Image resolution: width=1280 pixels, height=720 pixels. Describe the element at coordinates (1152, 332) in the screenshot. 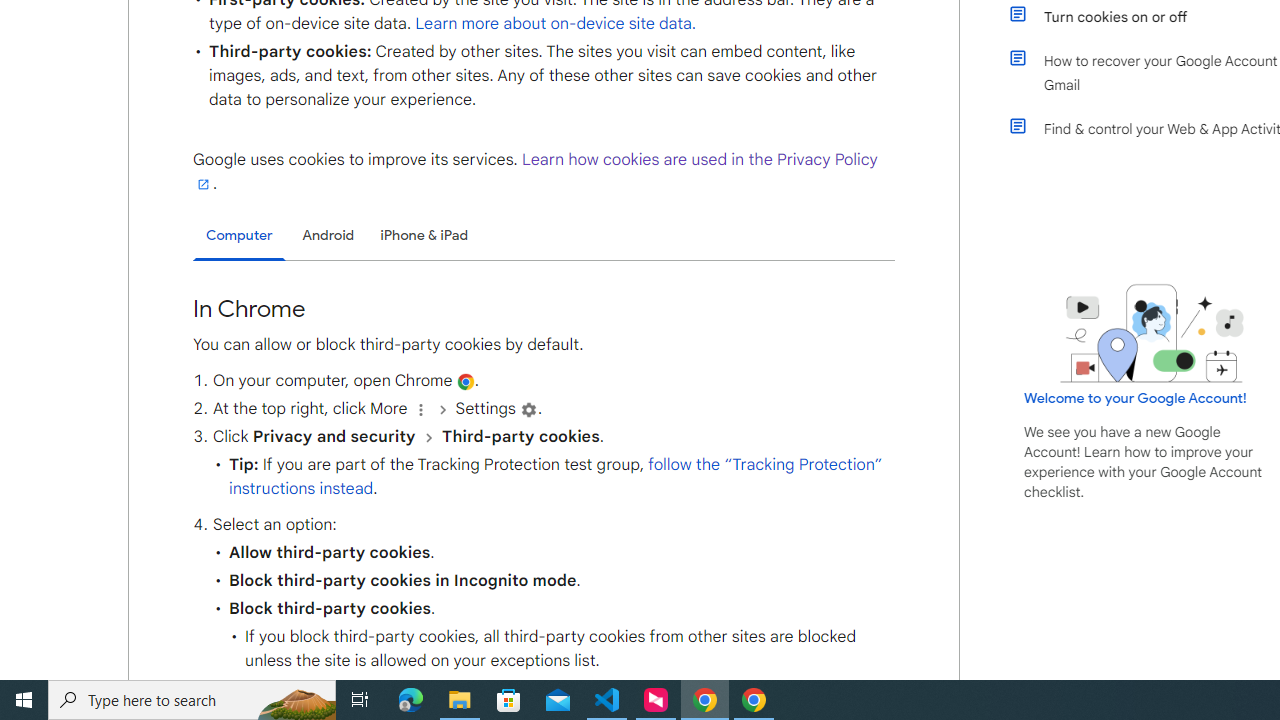

I see `'Learning Center home page image'` at that location.